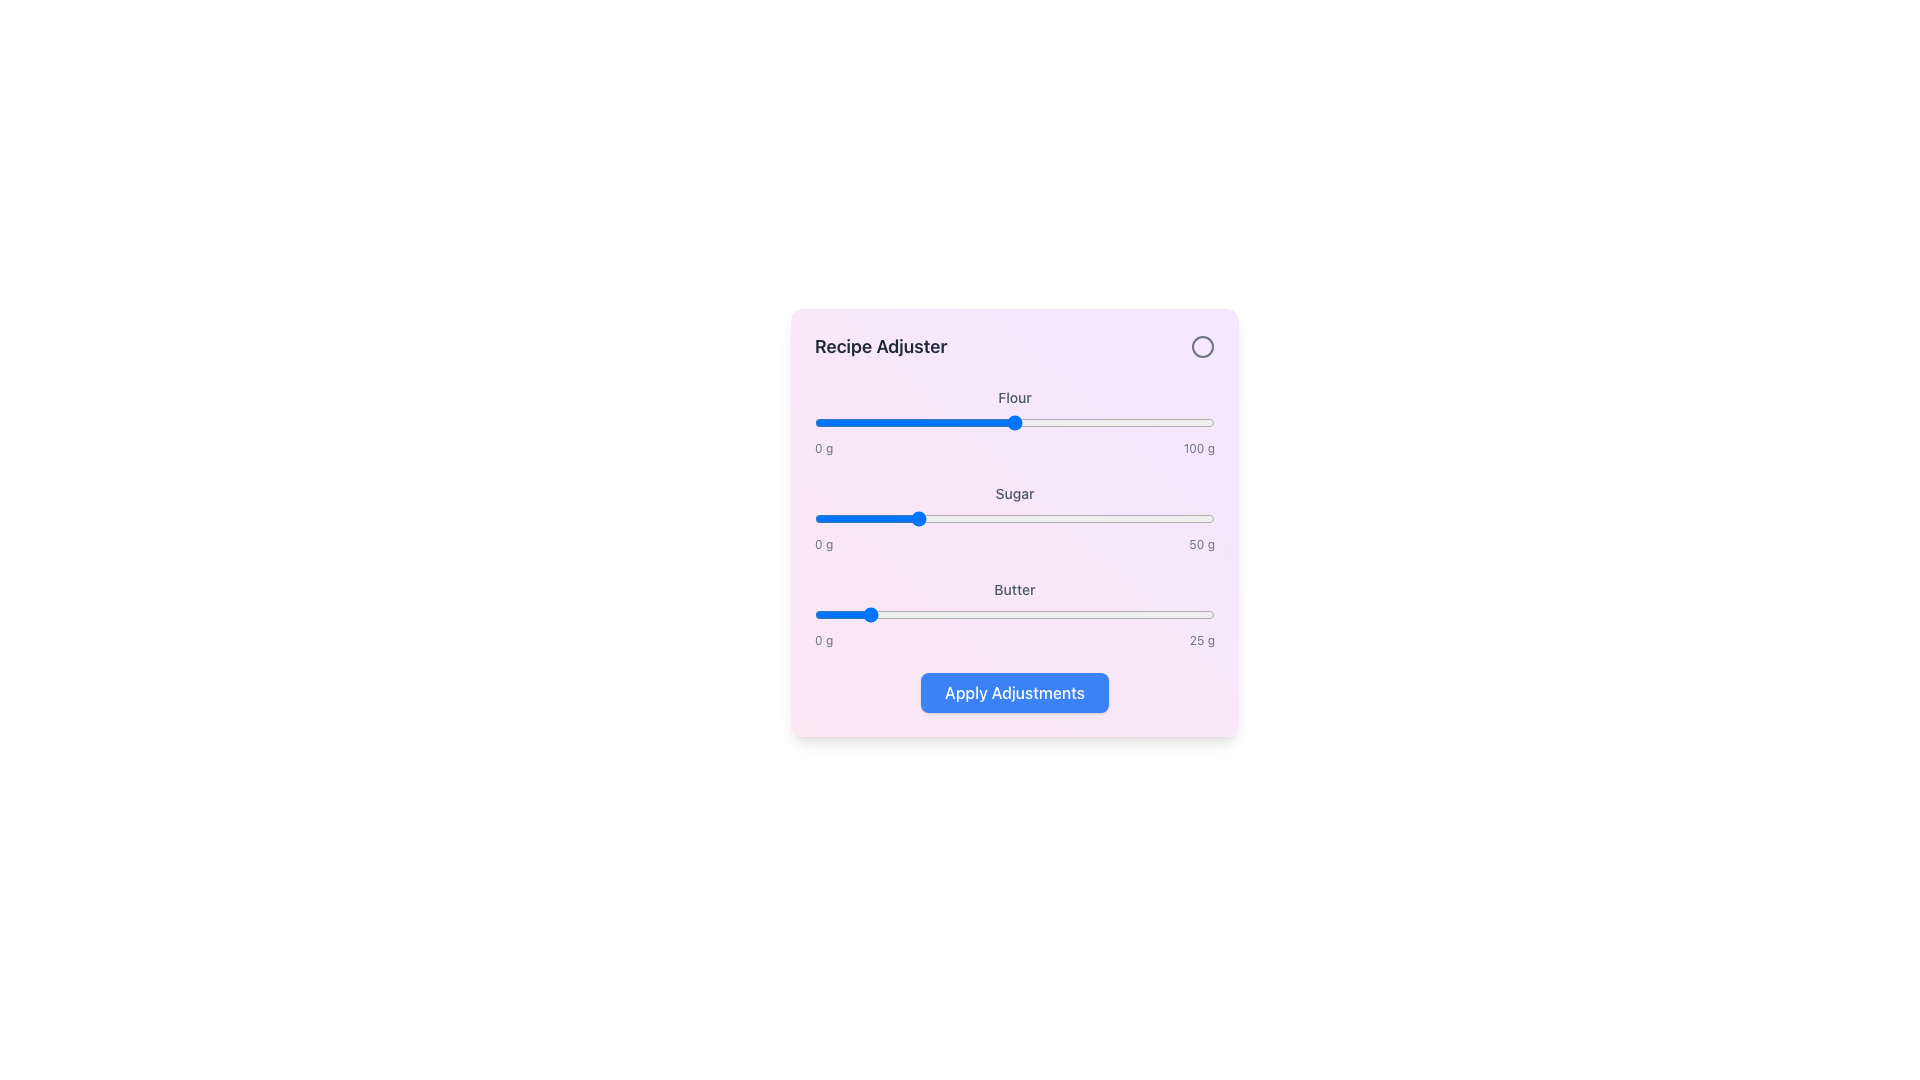 The width and height of the screenshot is (1920, 1080). Describe the element at coordinates (930, 422) in the screenshot. I see `the slider value` at that location.